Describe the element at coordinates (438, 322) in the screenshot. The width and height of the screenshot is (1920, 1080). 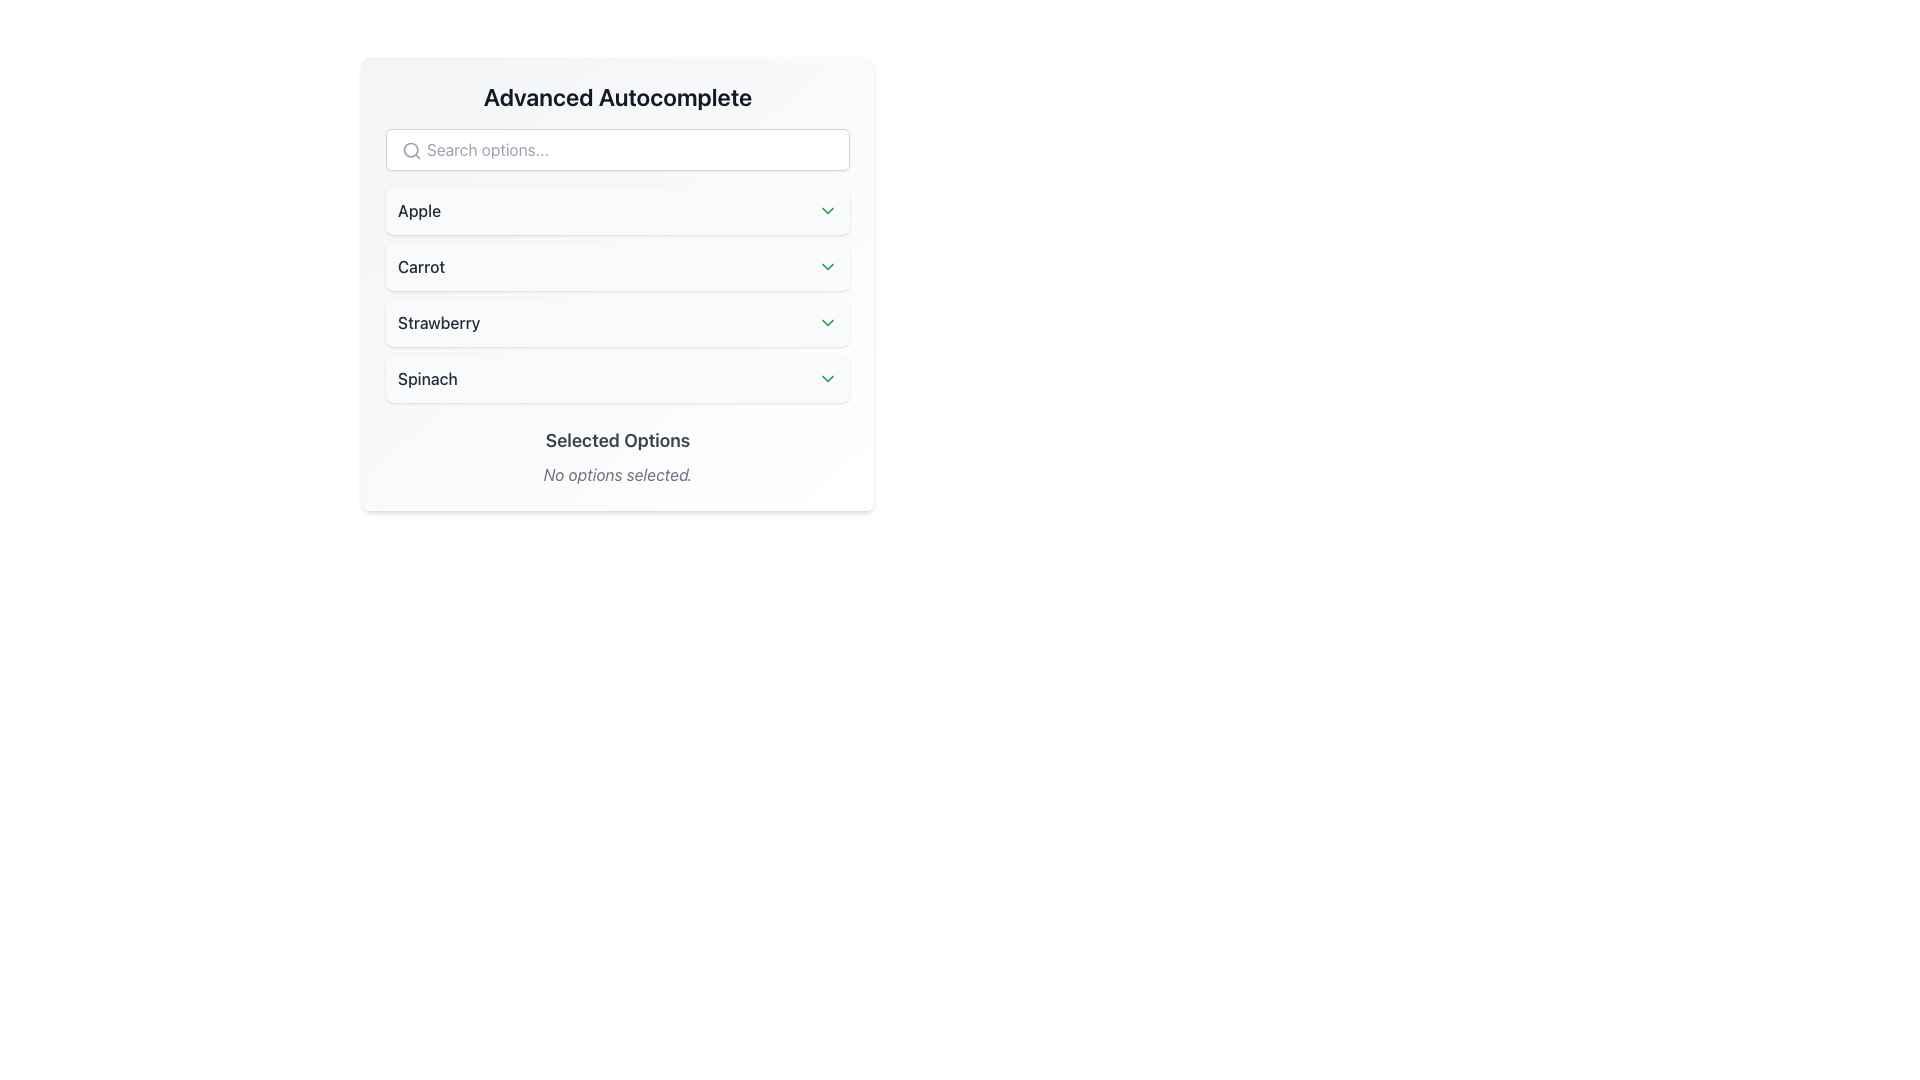
I see `the 'Strawberry' text label in the third item of the vertical list of selectable options` at that location.